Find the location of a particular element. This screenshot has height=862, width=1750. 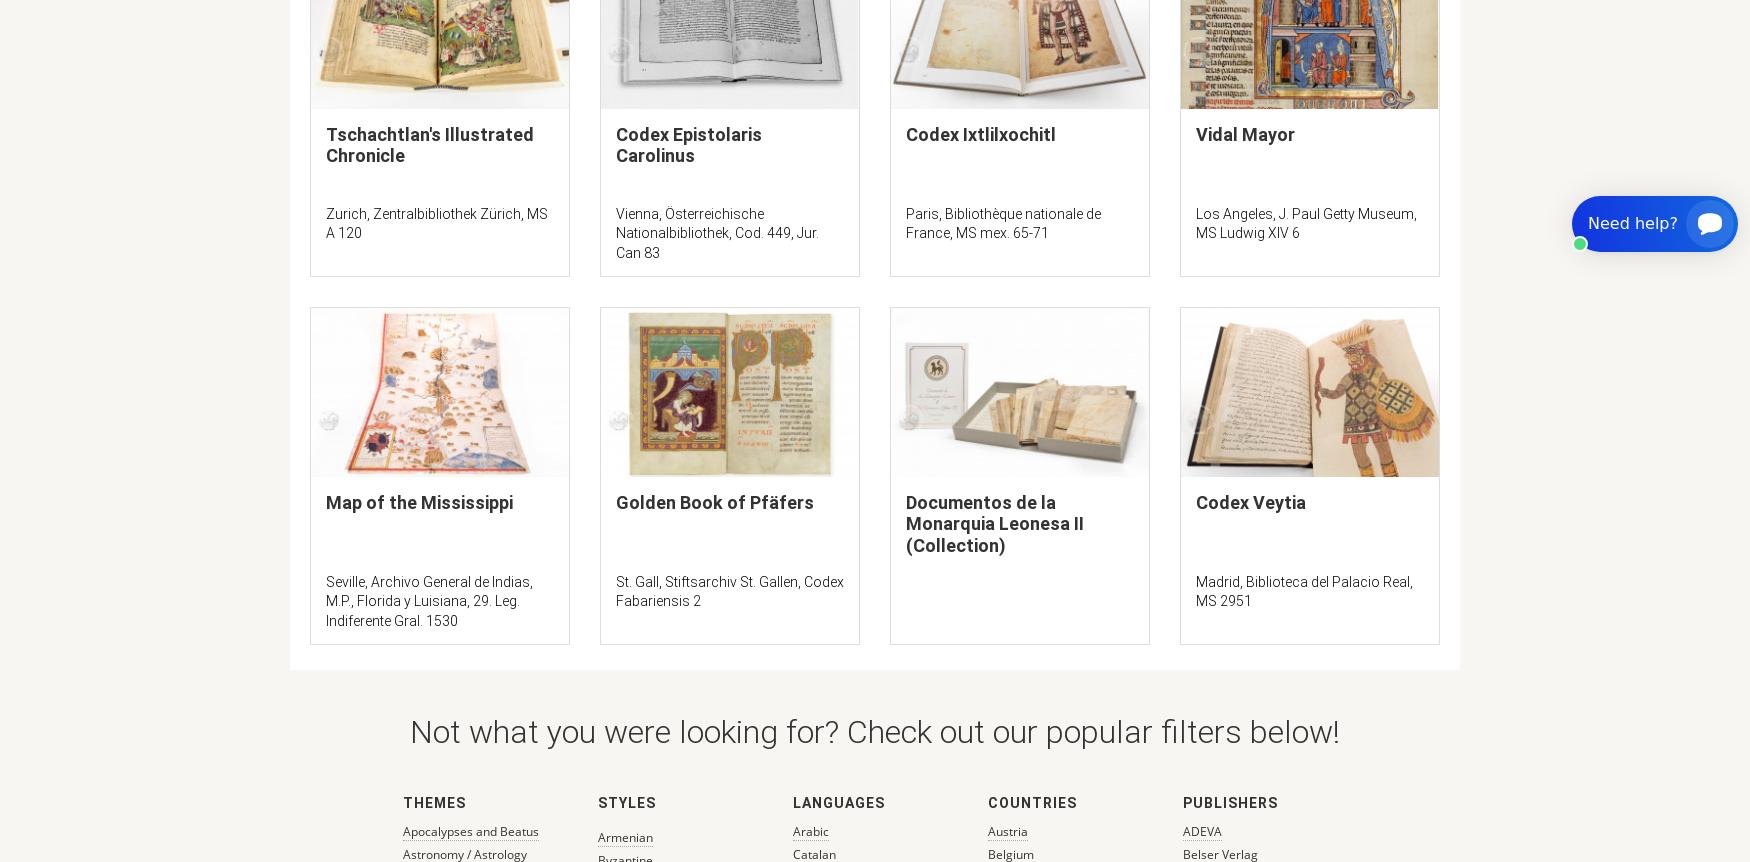

'Armenian' is located at coordinates (624, 836).